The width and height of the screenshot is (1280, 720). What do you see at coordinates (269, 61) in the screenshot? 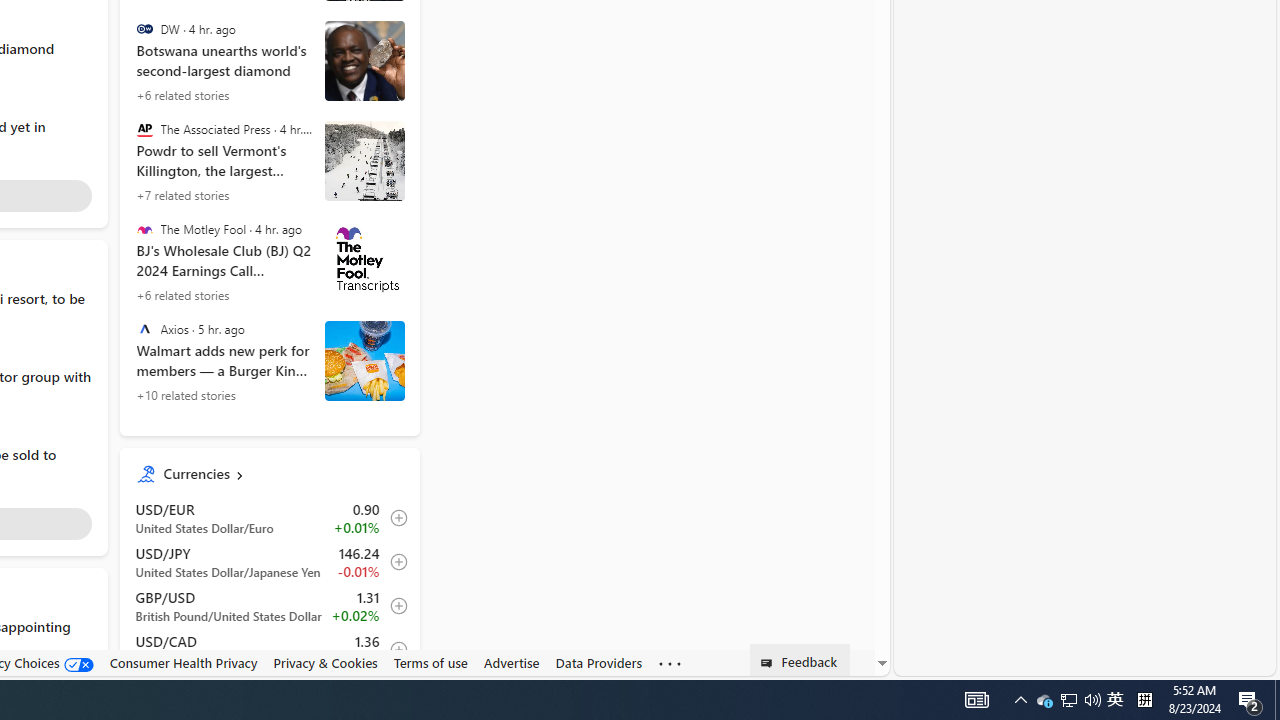
I see `'Botswana unearths world'` at bounding box center [269, 61].